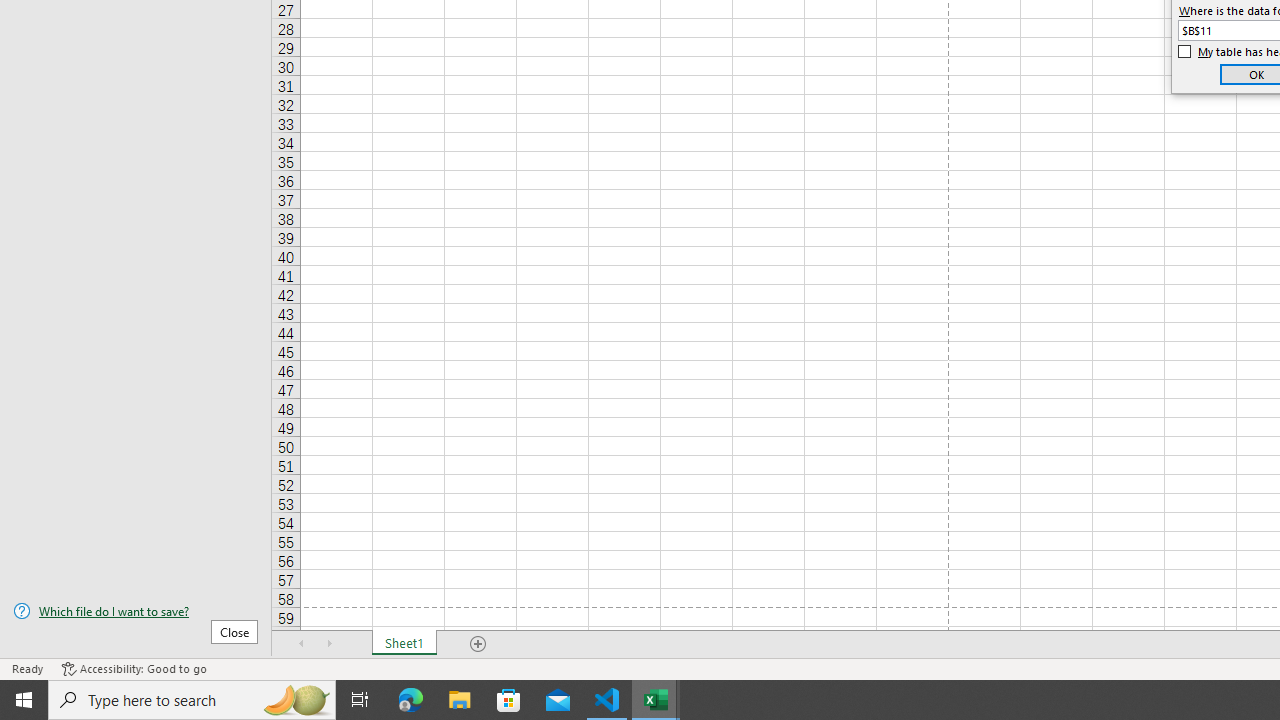 Image resolution: width=1280 pixels, height=720 pixels. What do you see at coordinates (135, 610) in the screenshot?
I see `'Which file do I want to save?'` at bounding box center [135, 610].